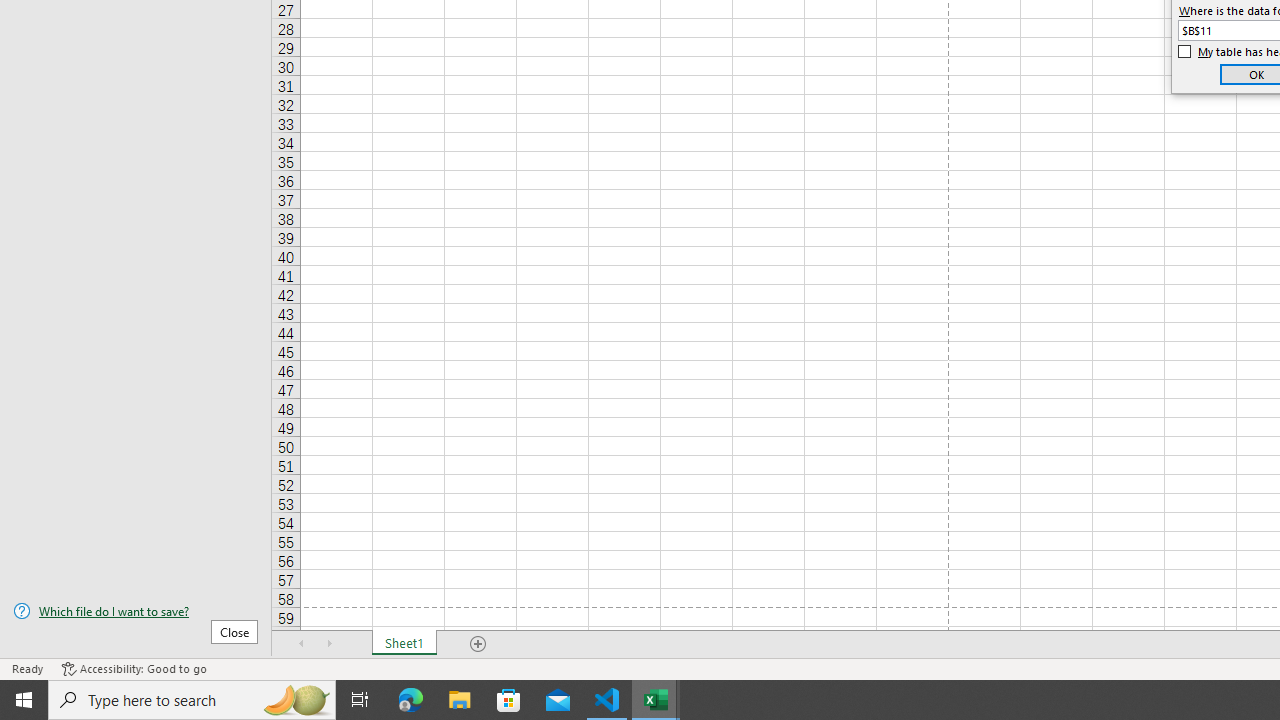 Image resolution: width=1280 pixels, height=720 pixels. What do you see at coordinates (135, 610) in the screenshot?
I see `'Which file do I want to save?'` at bounding box center [135, 610].